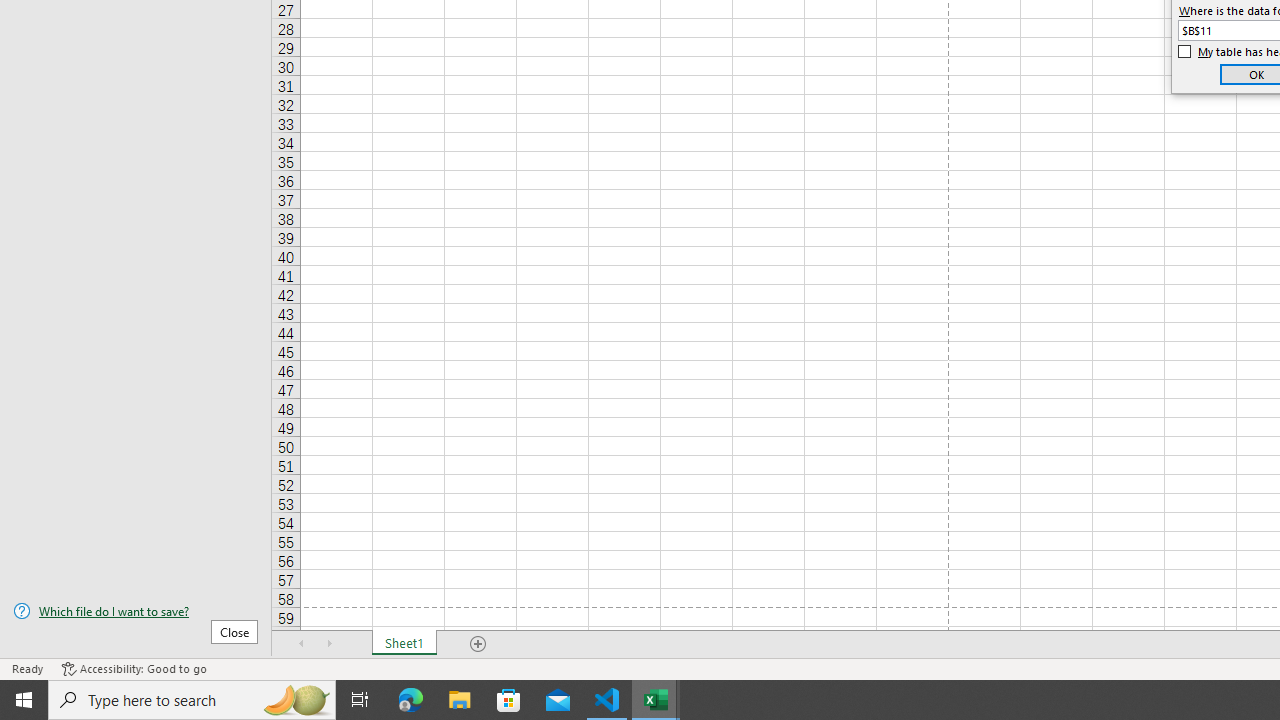 Image resolution: width=1280 pixels, height=720 pixels. What do you see at coordinates (135, 610) in the screenshot?
I see `'Which file do I want to save?'` at bounding box center [135, 610].